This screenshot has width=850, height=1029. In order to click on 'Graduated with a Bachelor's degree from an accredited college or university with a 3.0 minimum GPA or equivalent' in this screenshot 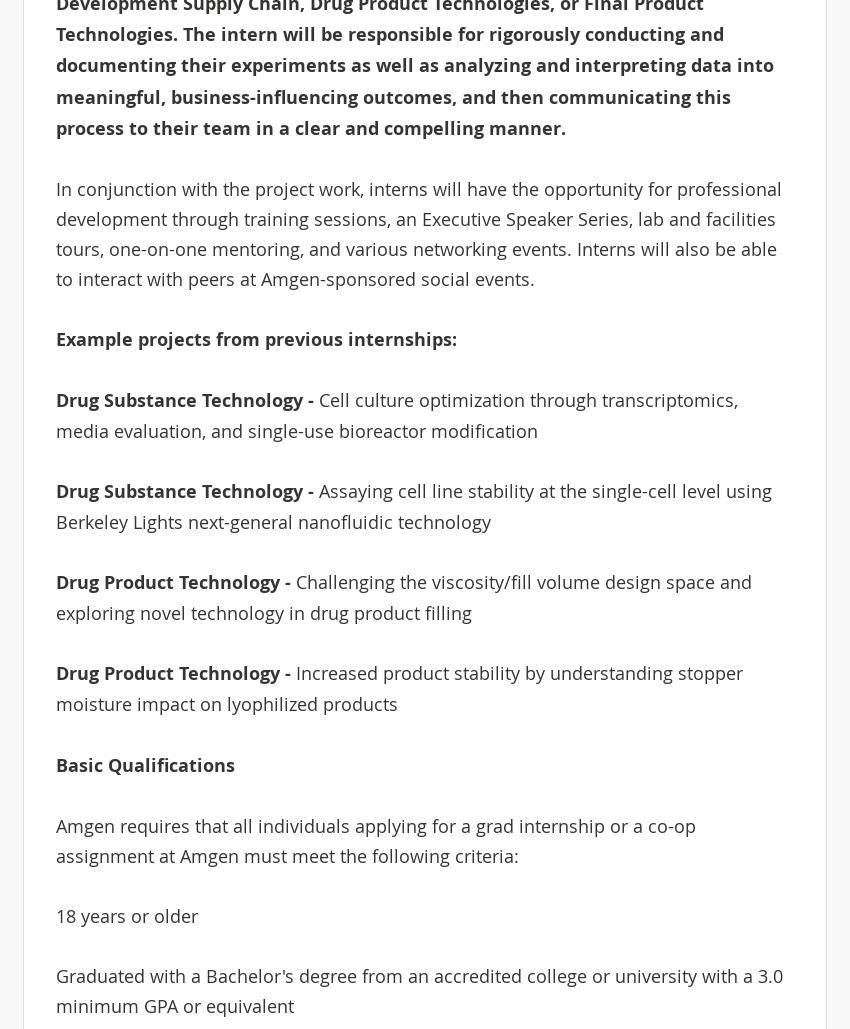, I will do `click(418, 989)`.